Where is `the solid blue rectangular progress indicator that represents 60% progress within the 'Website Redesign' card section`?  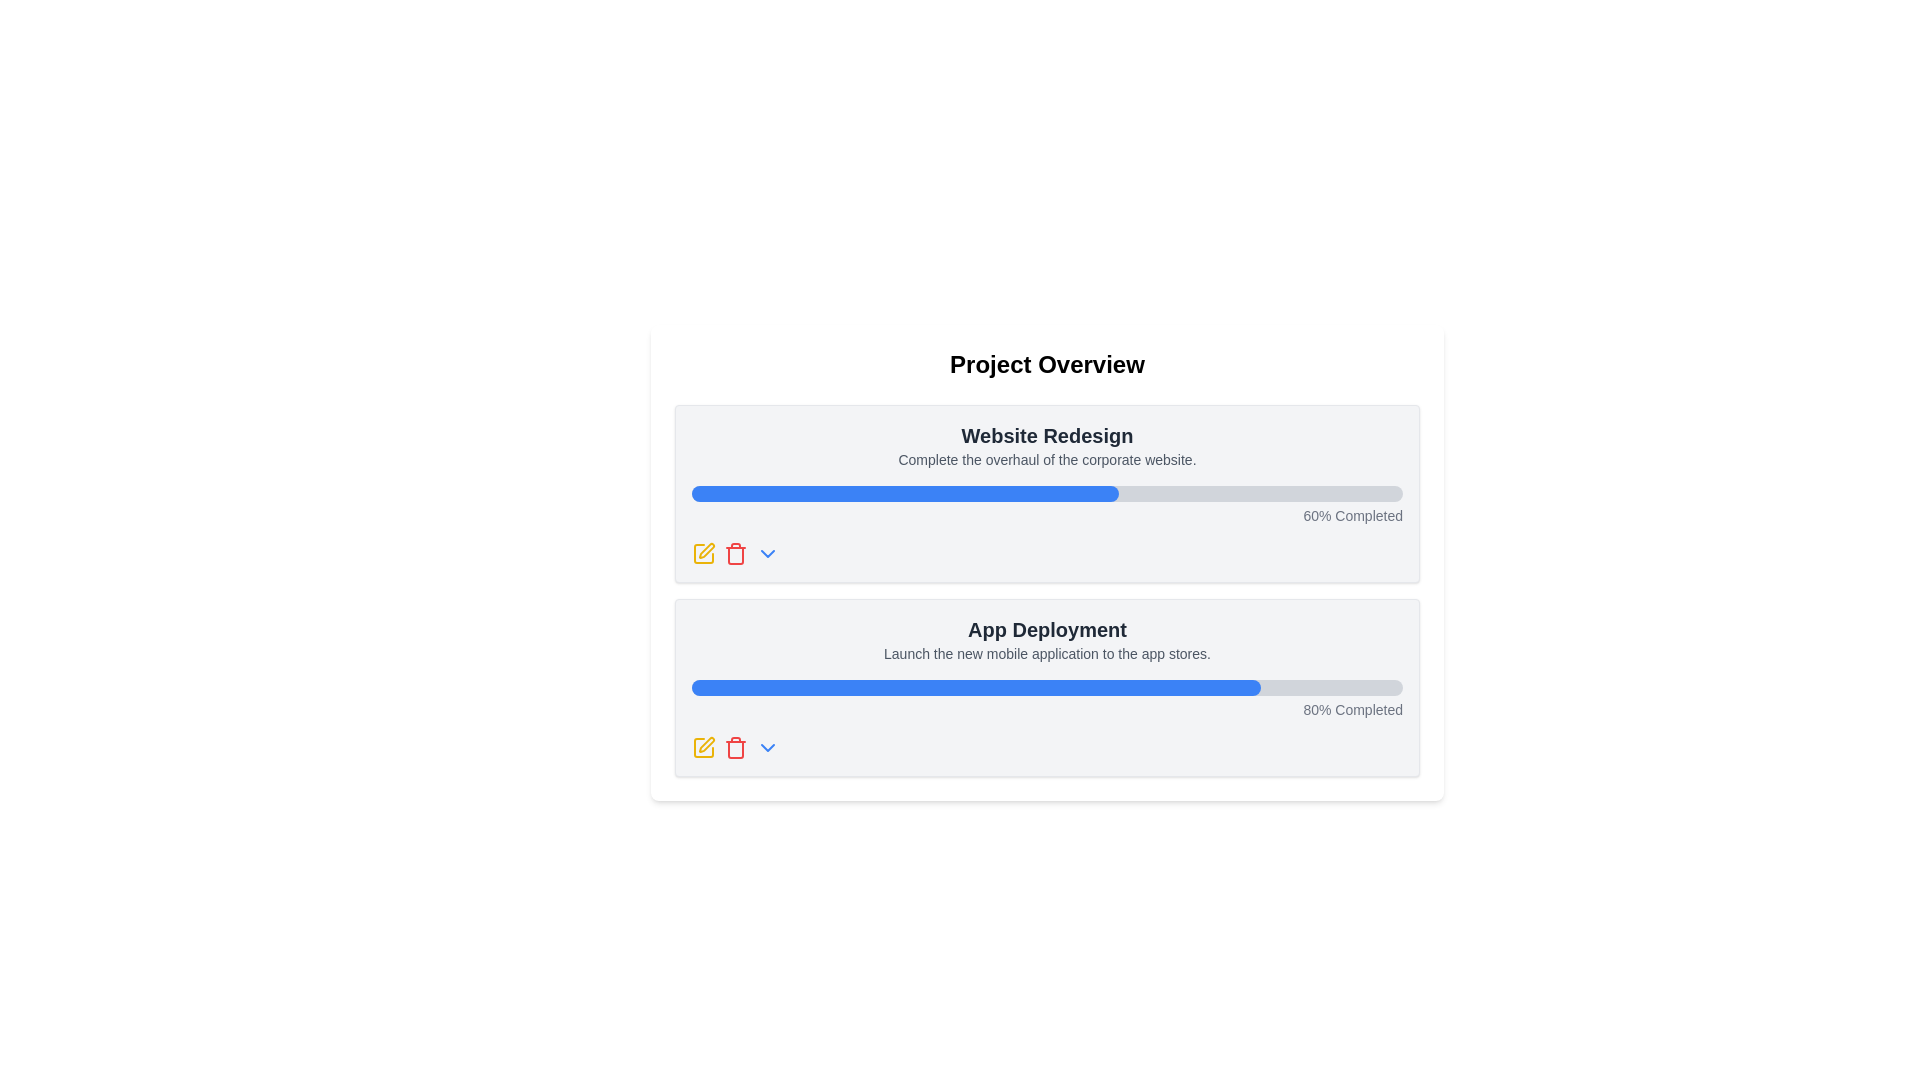 the solid blue rectangular progress indicator that represents 60% progress within the 'Website Redesign' card section is located at coordinates (904, 493).